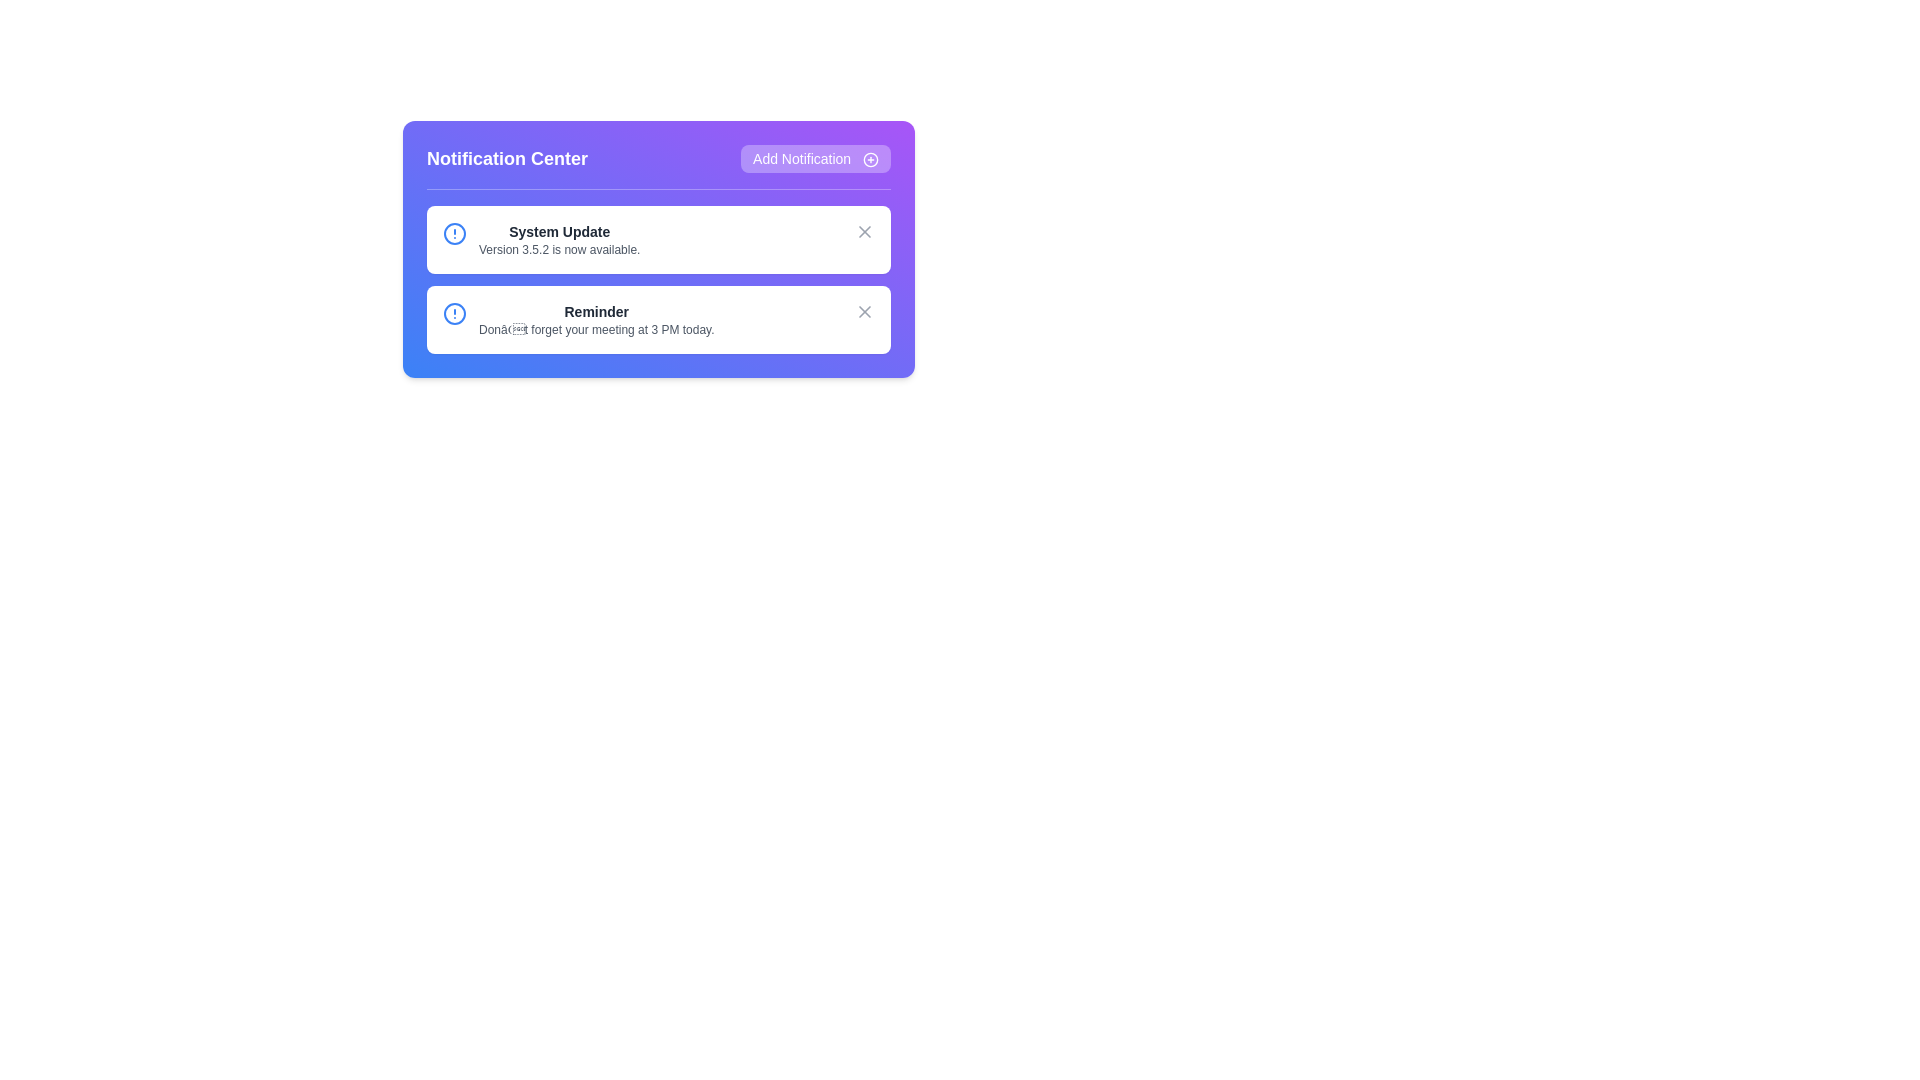 This screenshot has width=1920, height=1080. What do you see at coordinates (559, 238) in the screenshot?
I see `notification content titled 'System Update' which shows the details 'Version 3.5.2 is now available.'` at bounding box center [559, 238].